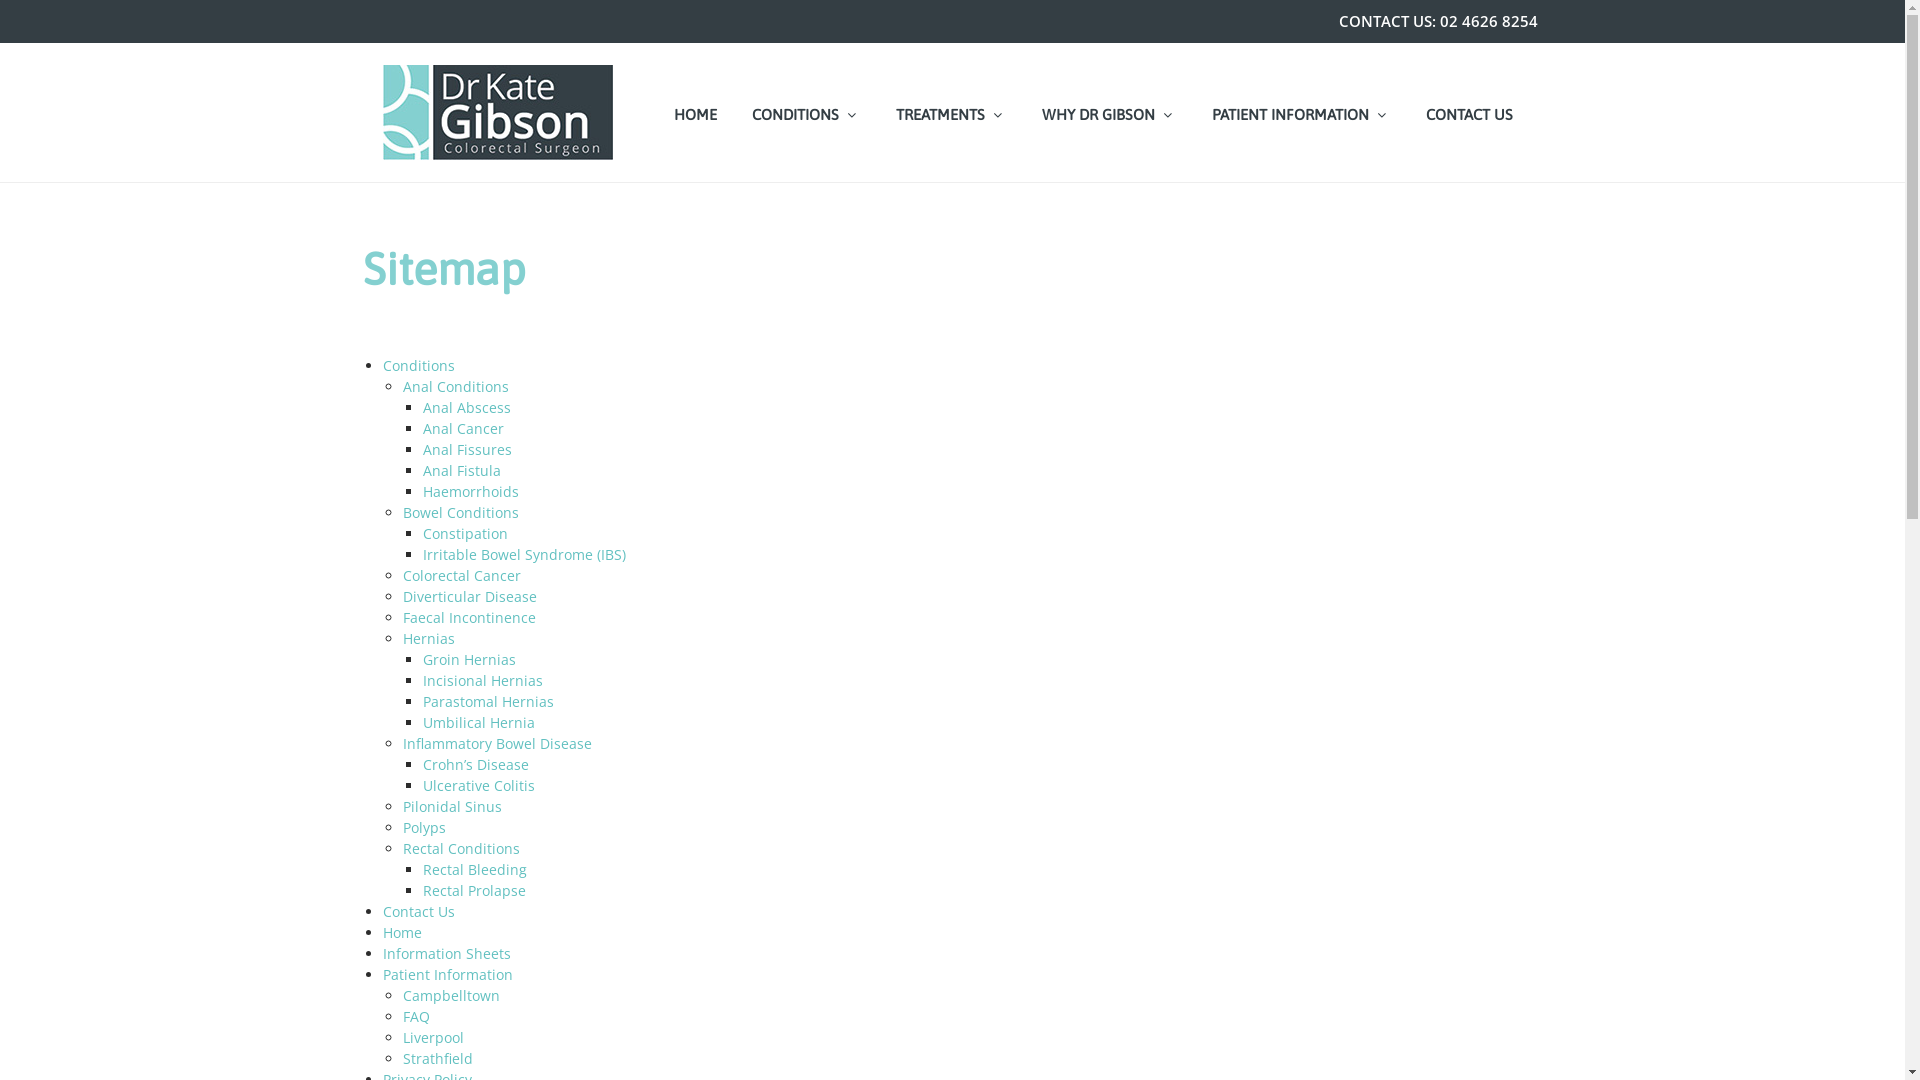 Image resolution: width=1920 pixels, height=1080 pixels. Describe the element at coordinates (421, 406) in the screenshot. I see `'Anal Abscess'` at that location.